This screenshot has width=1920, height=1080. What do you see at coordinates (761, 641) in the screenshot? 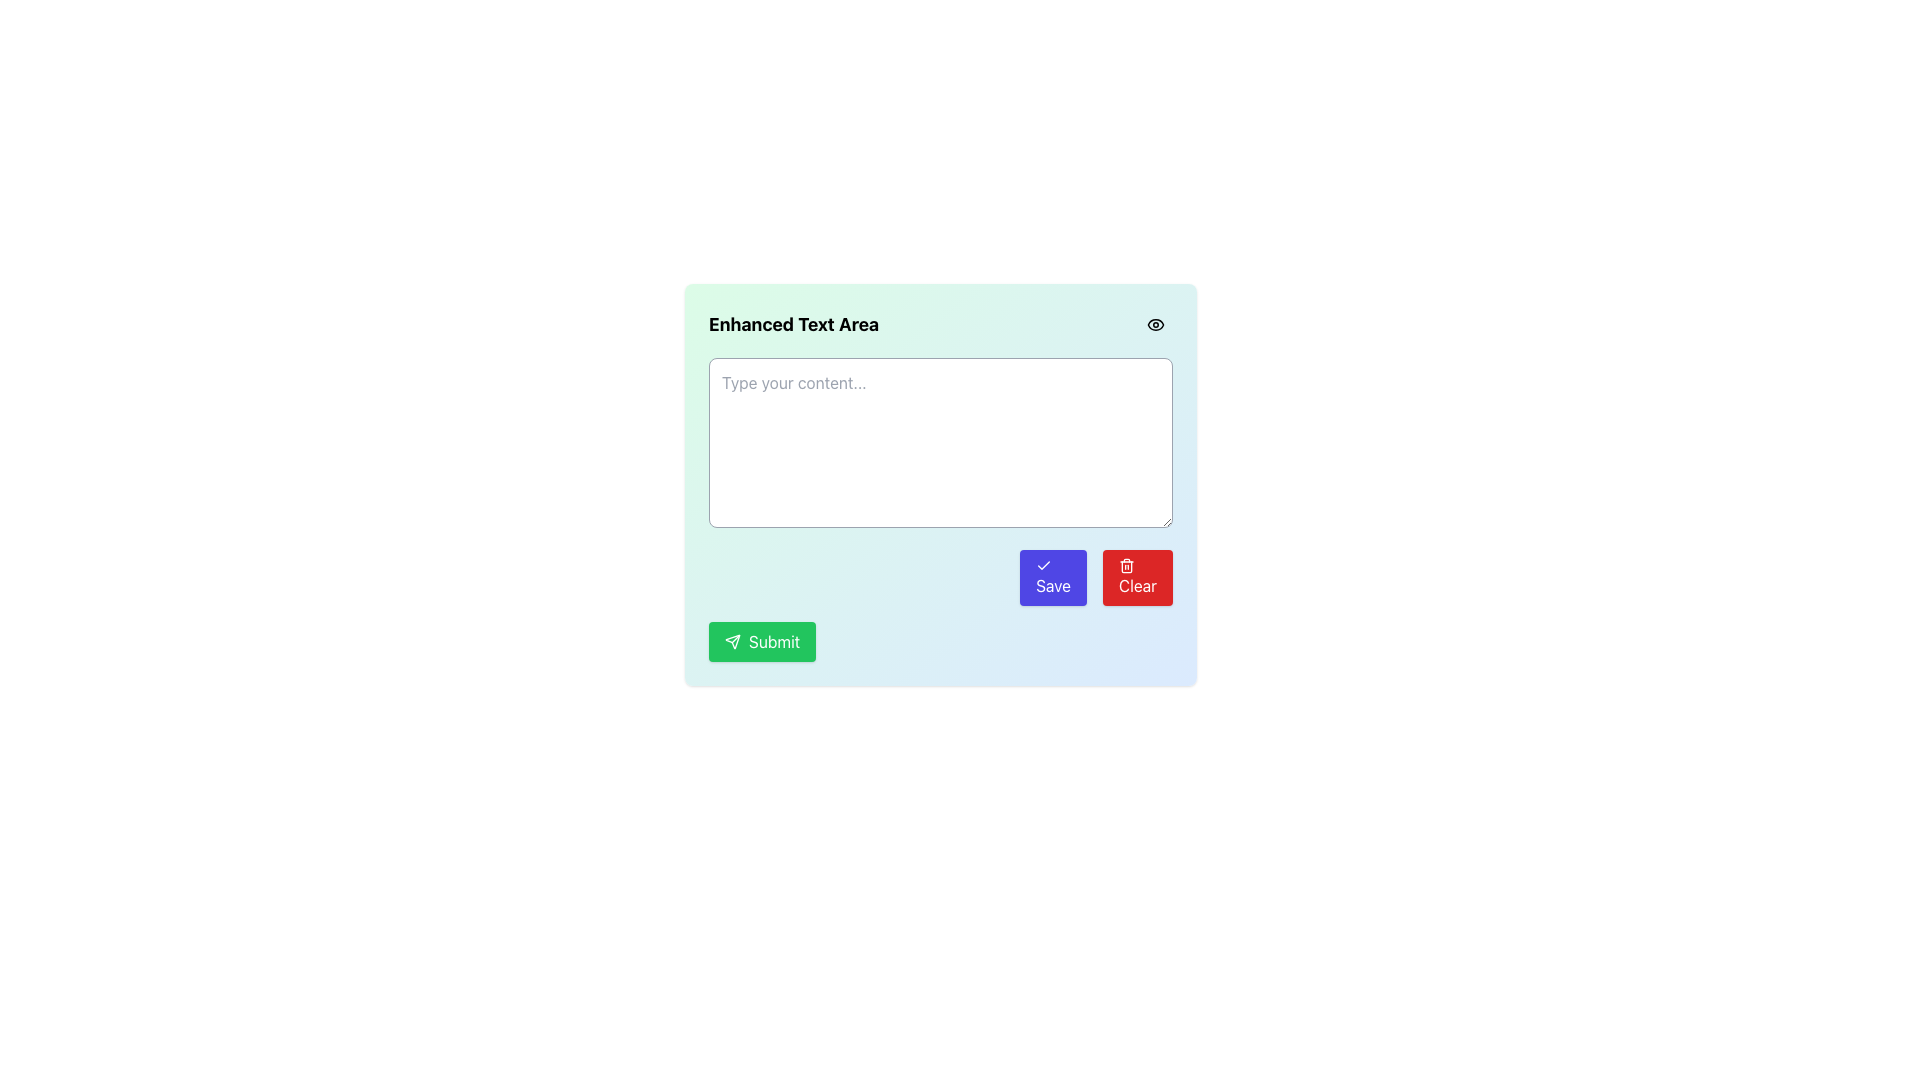
I see `the green 'Submit' button with a paper airplane icon` at bounding box center [761, 641].